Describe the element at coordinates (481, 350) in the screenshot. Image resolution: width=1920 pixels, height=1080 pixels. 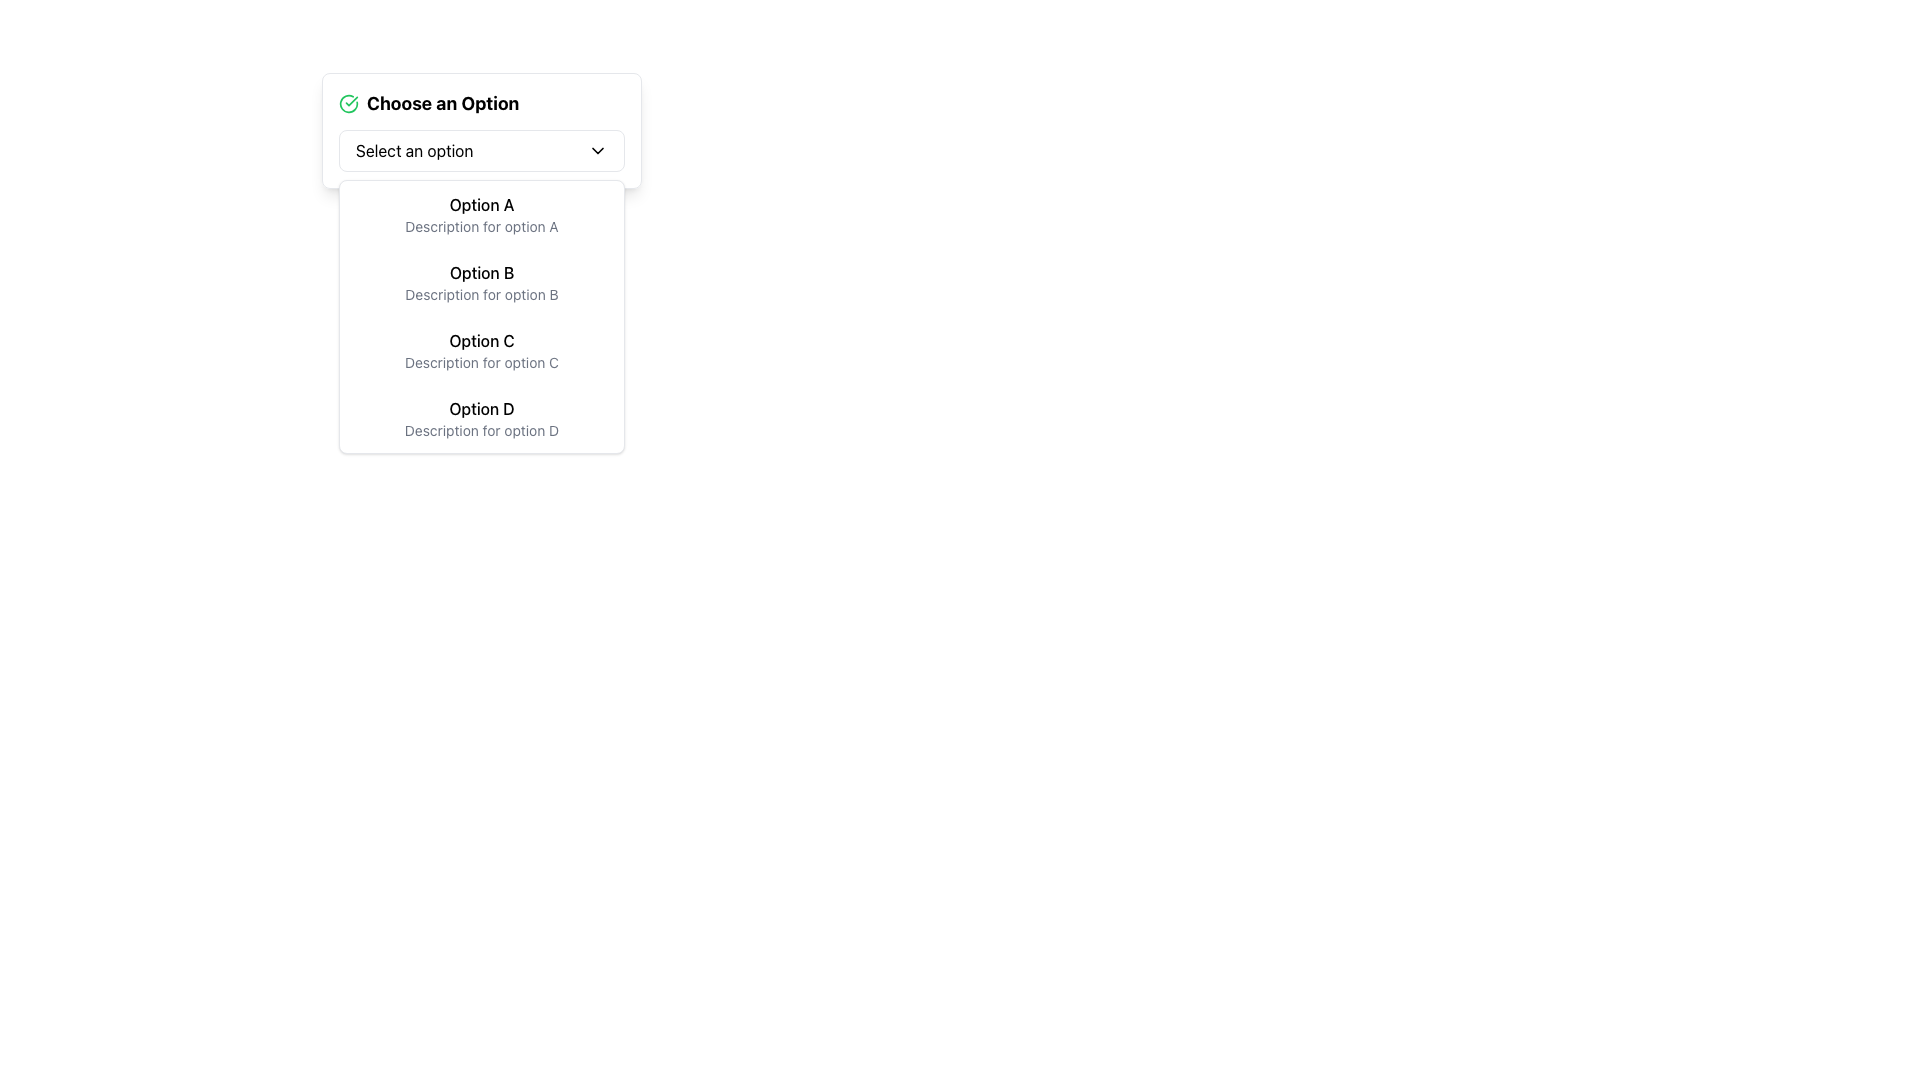
I see `the selectable list item labeled 'Option C' in the dropdown menu` at that location.